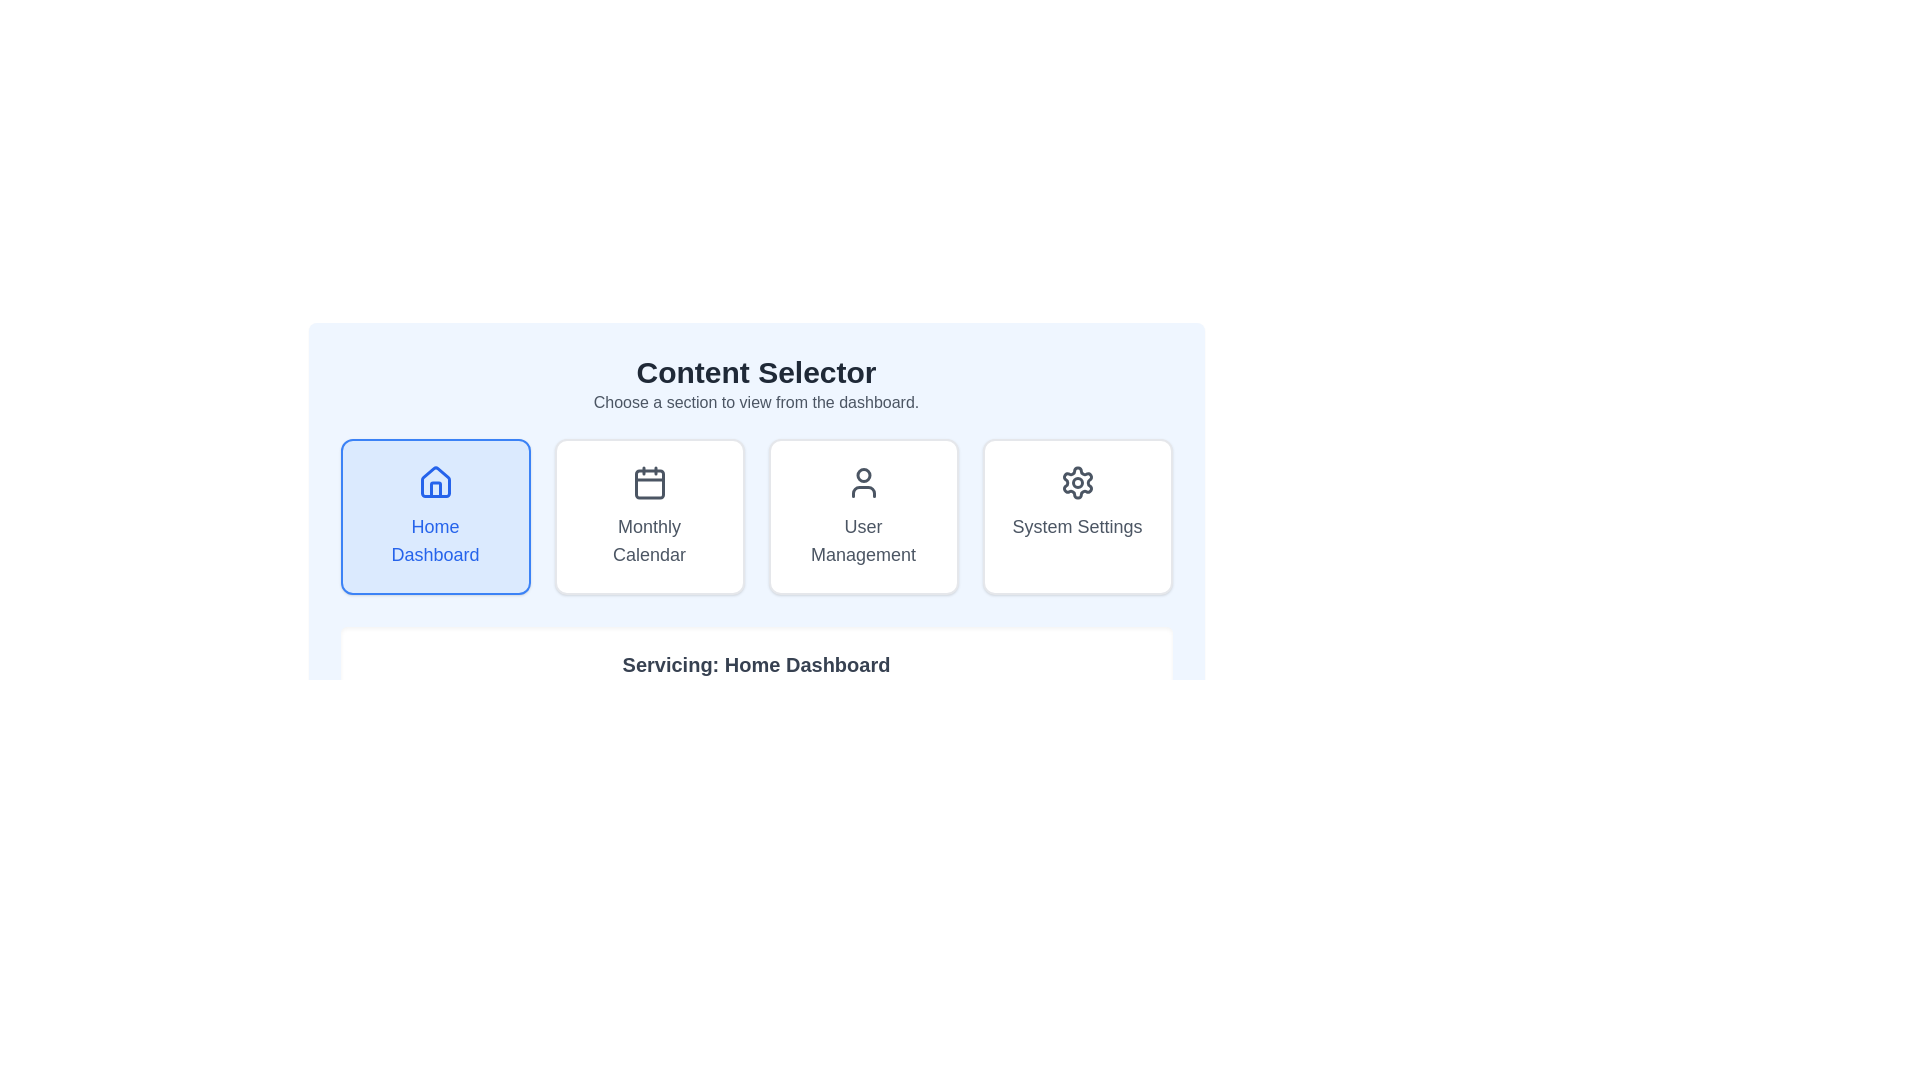  Describe the element at coordinates (649, 515) in the screenshot. I see `the Interactive button located between the 'Home Dashboard' button and the 'User Management' button` at that location.